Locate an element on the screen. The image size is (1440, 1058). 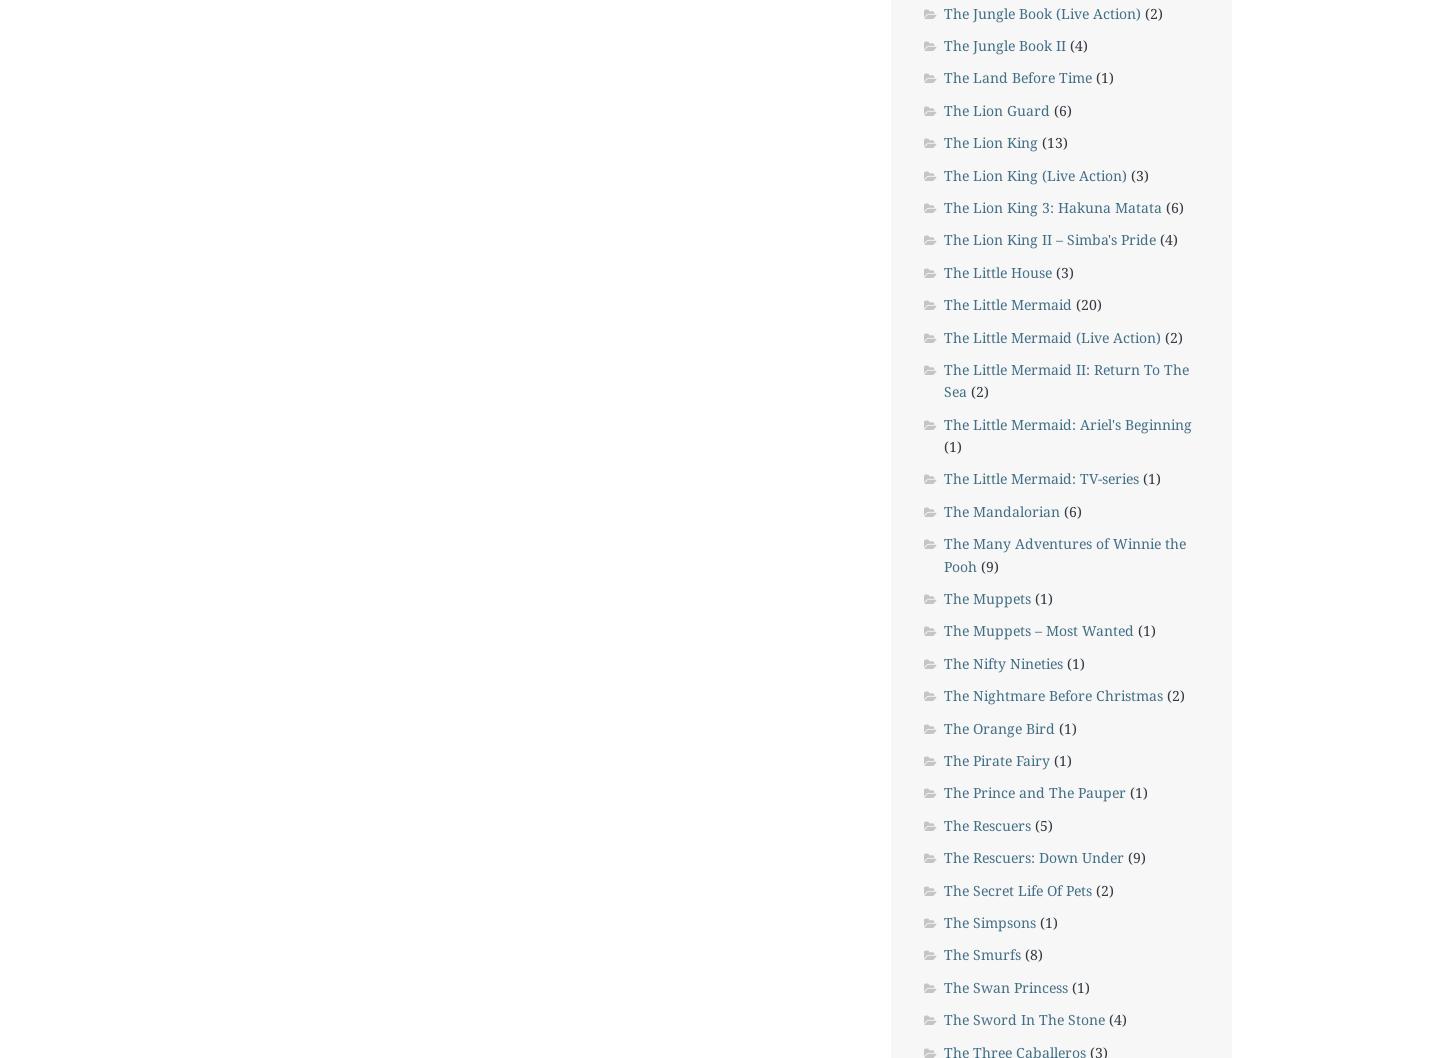
'The Lion King' is located at coordinates (989, 141).